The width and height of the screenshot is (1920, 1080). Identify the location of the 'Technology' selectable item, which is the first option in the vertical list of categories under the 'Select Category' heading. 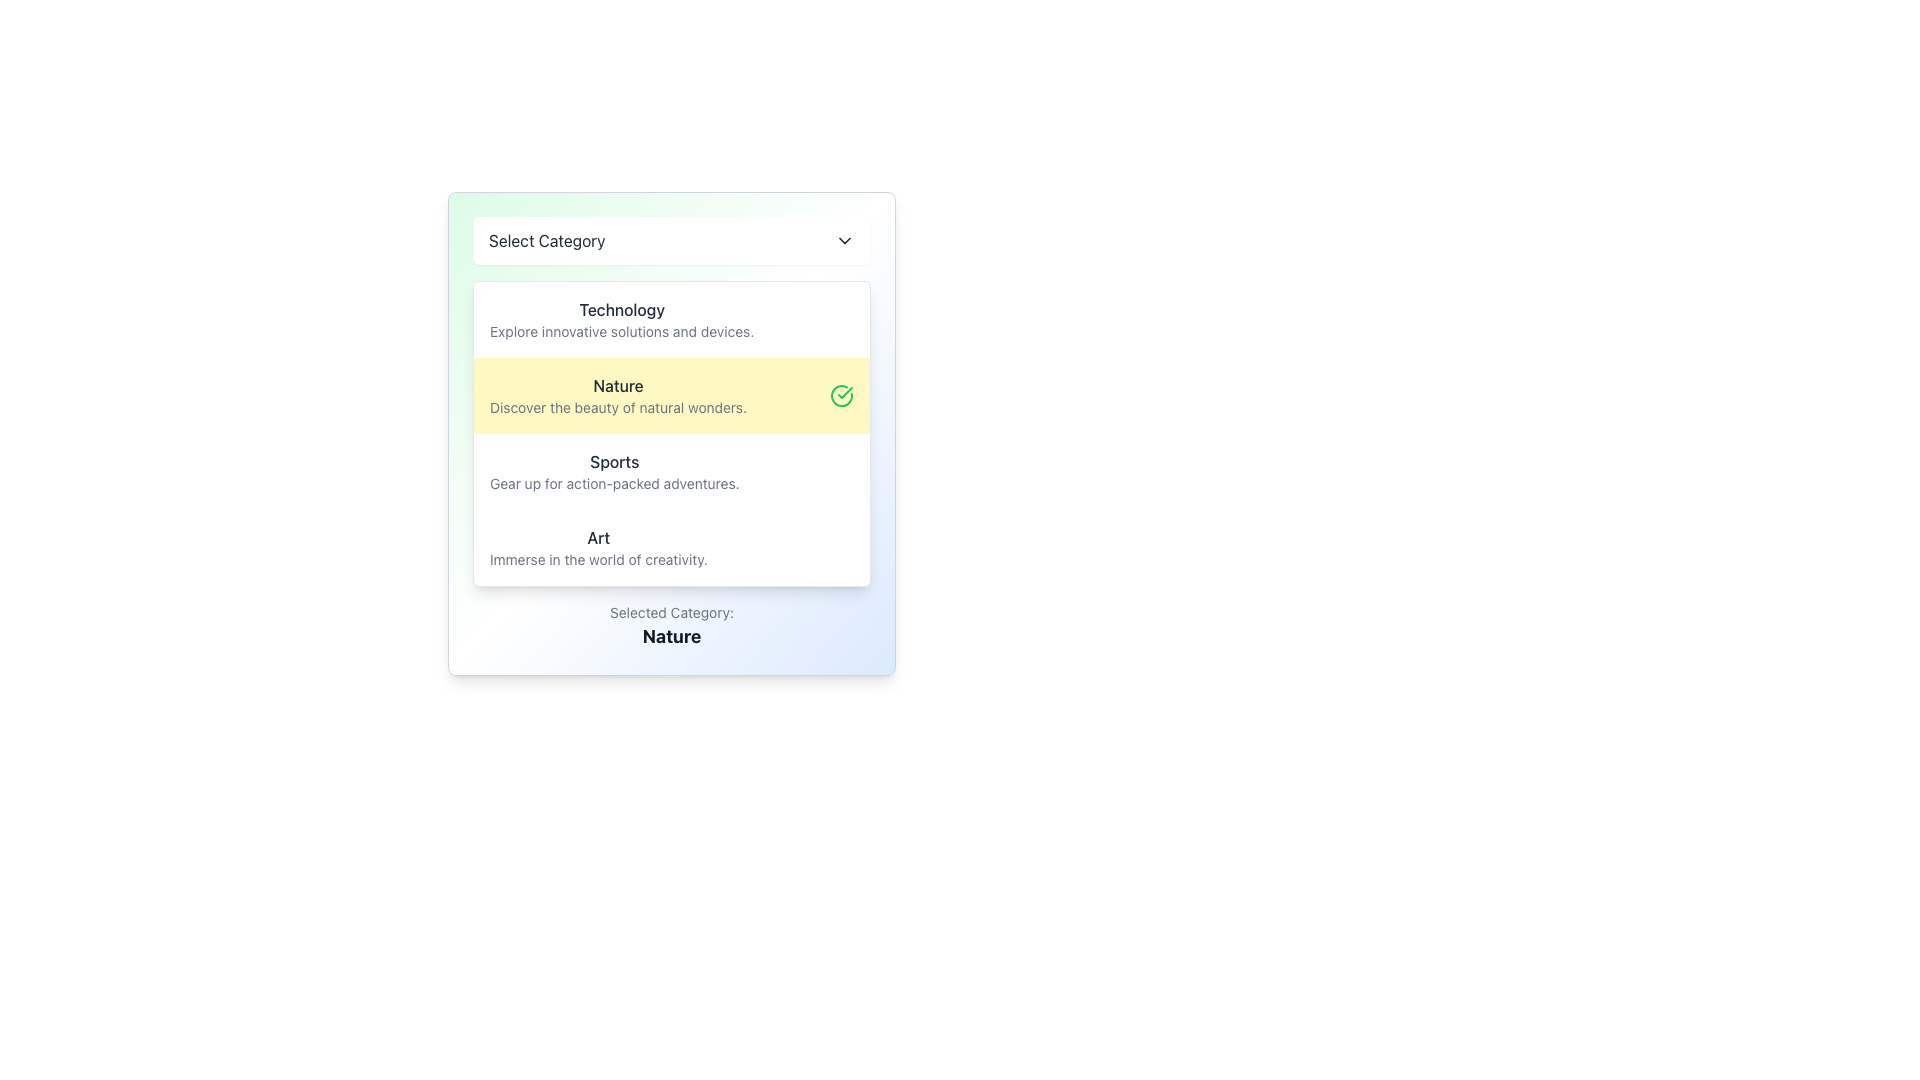
(672, 319).